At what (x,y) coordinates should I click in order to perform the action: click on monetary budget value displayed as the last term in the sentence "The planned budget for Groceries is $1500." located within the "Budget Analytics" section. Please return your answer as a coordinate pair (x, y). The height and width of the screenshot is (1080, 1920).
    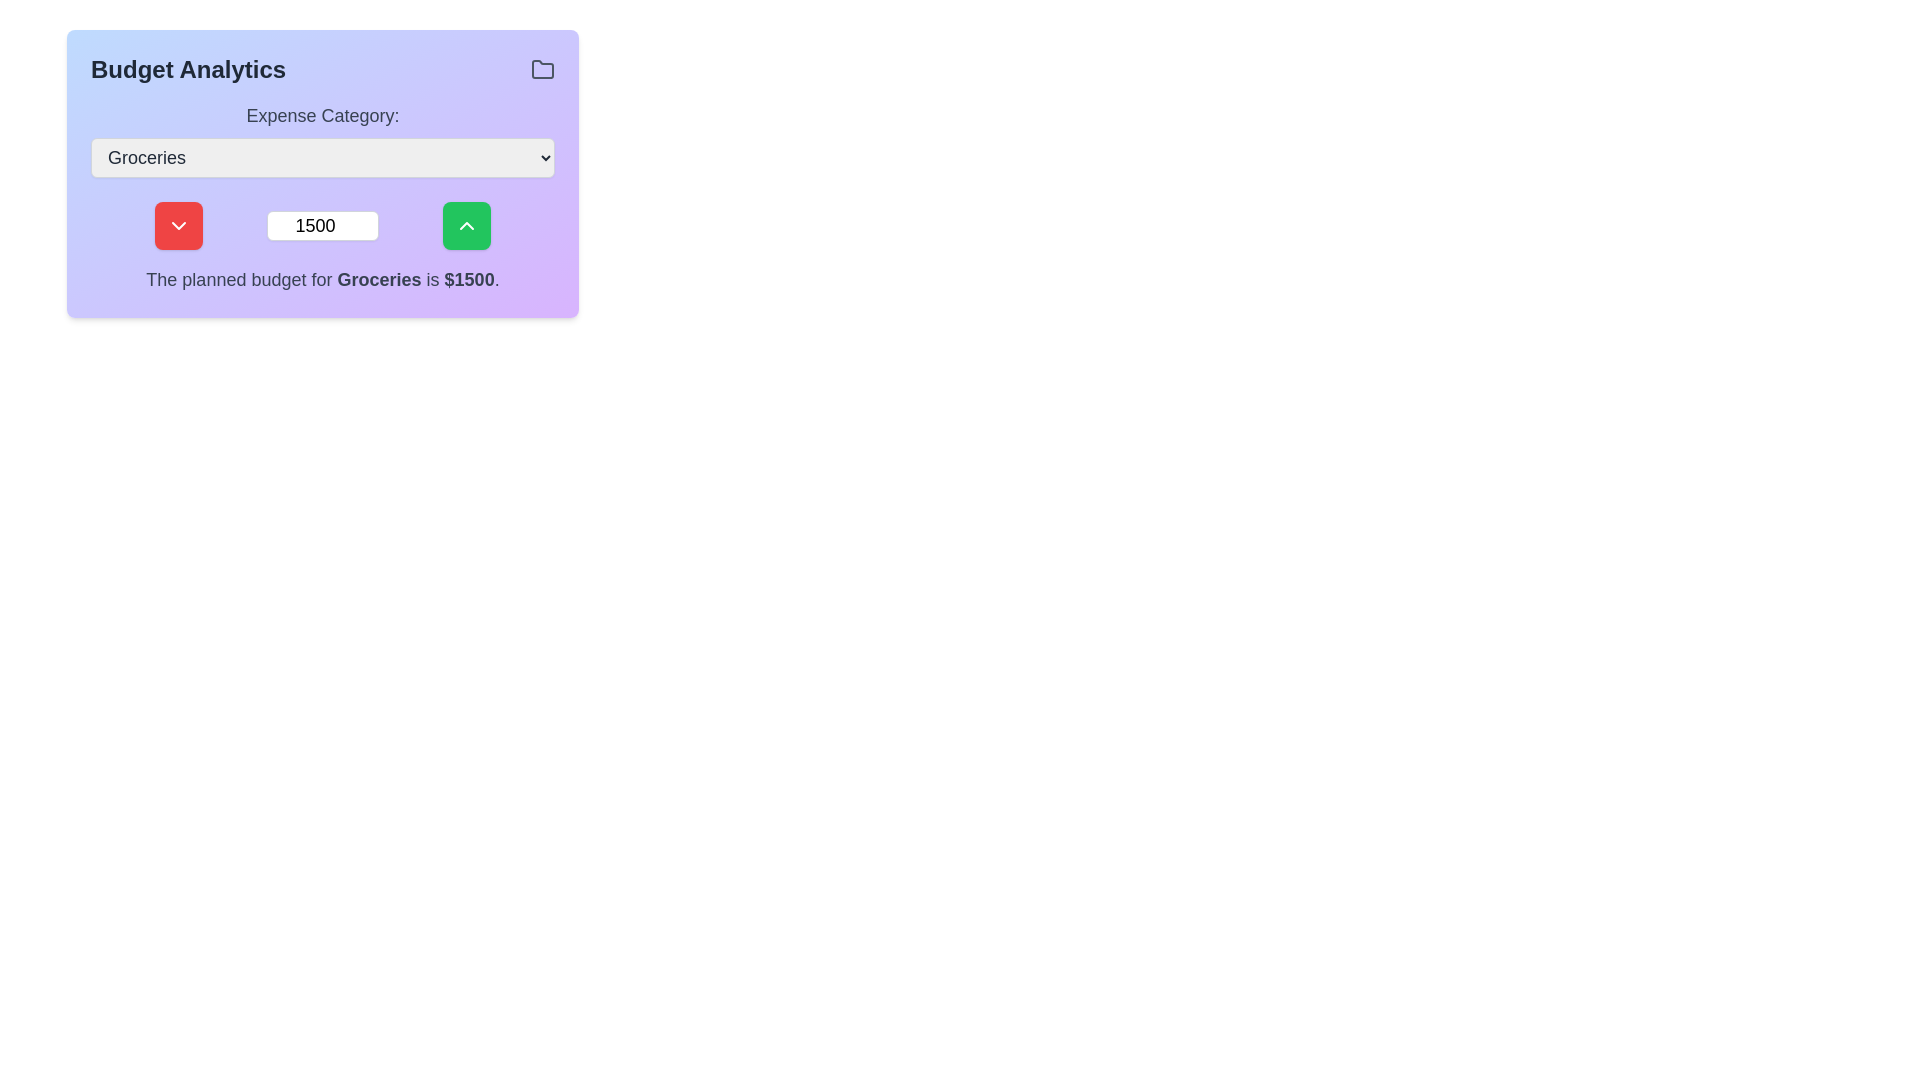
    Looking at the image, I should click on (468, 280).